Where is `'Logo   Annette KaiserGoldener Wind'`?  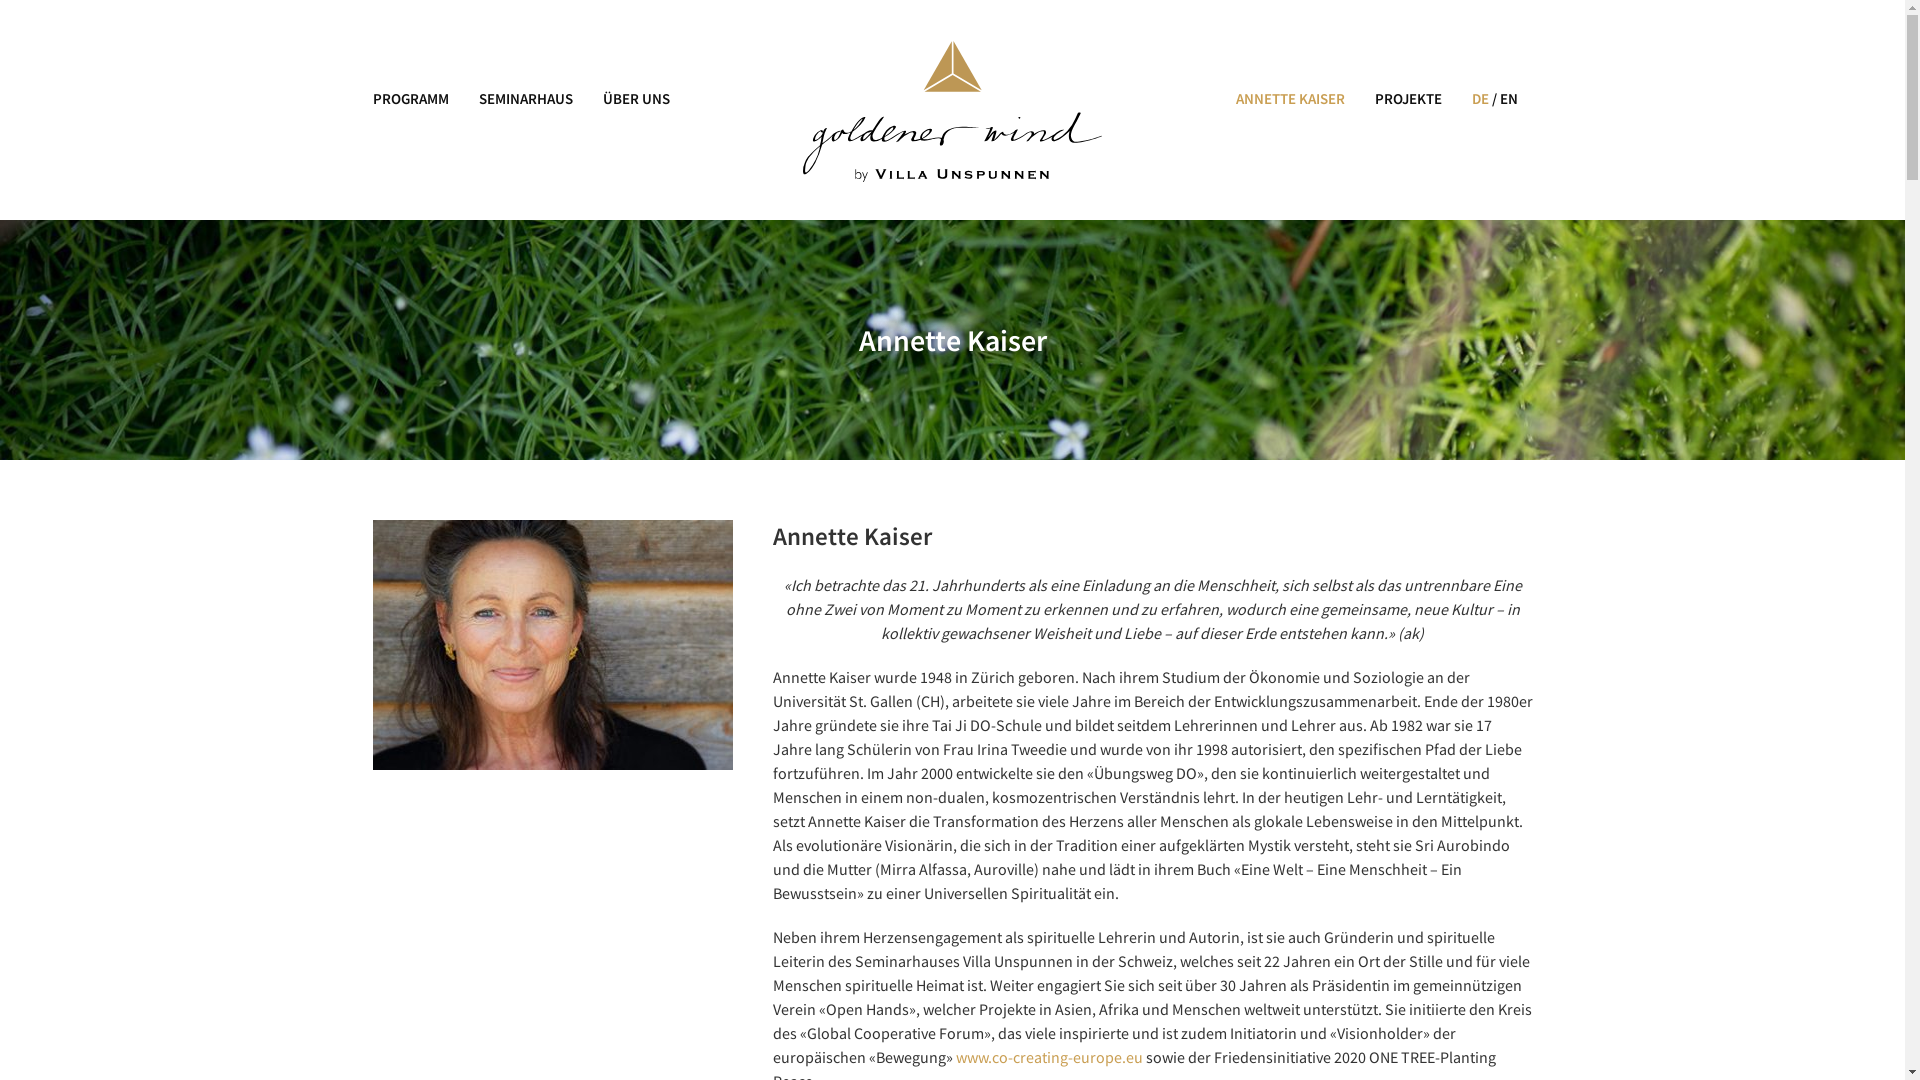
'Logo   Annette KaiserGoldener Wind' is located at coordinates (950, 111).